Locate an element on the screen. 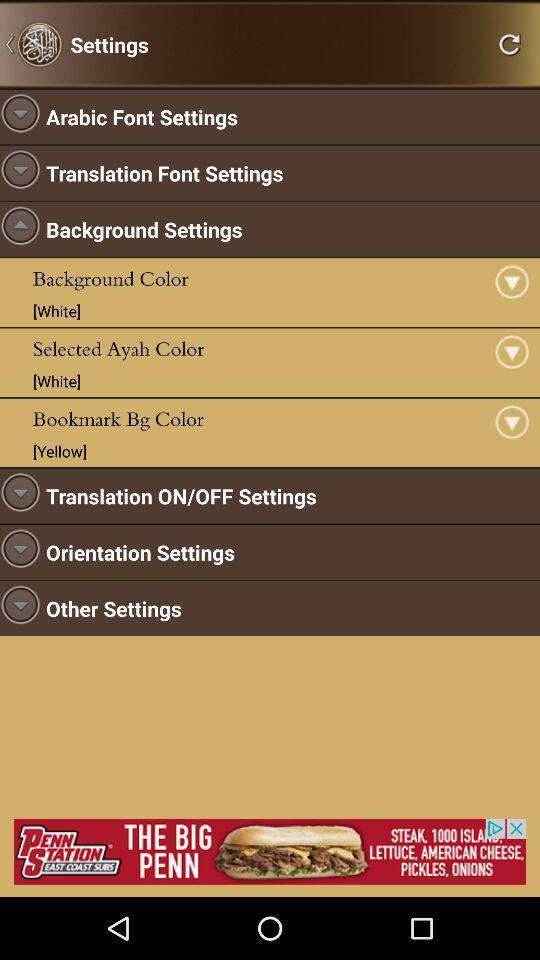 The image size is (540, 960). show outside advertisement is located at coordinates (270, 850).